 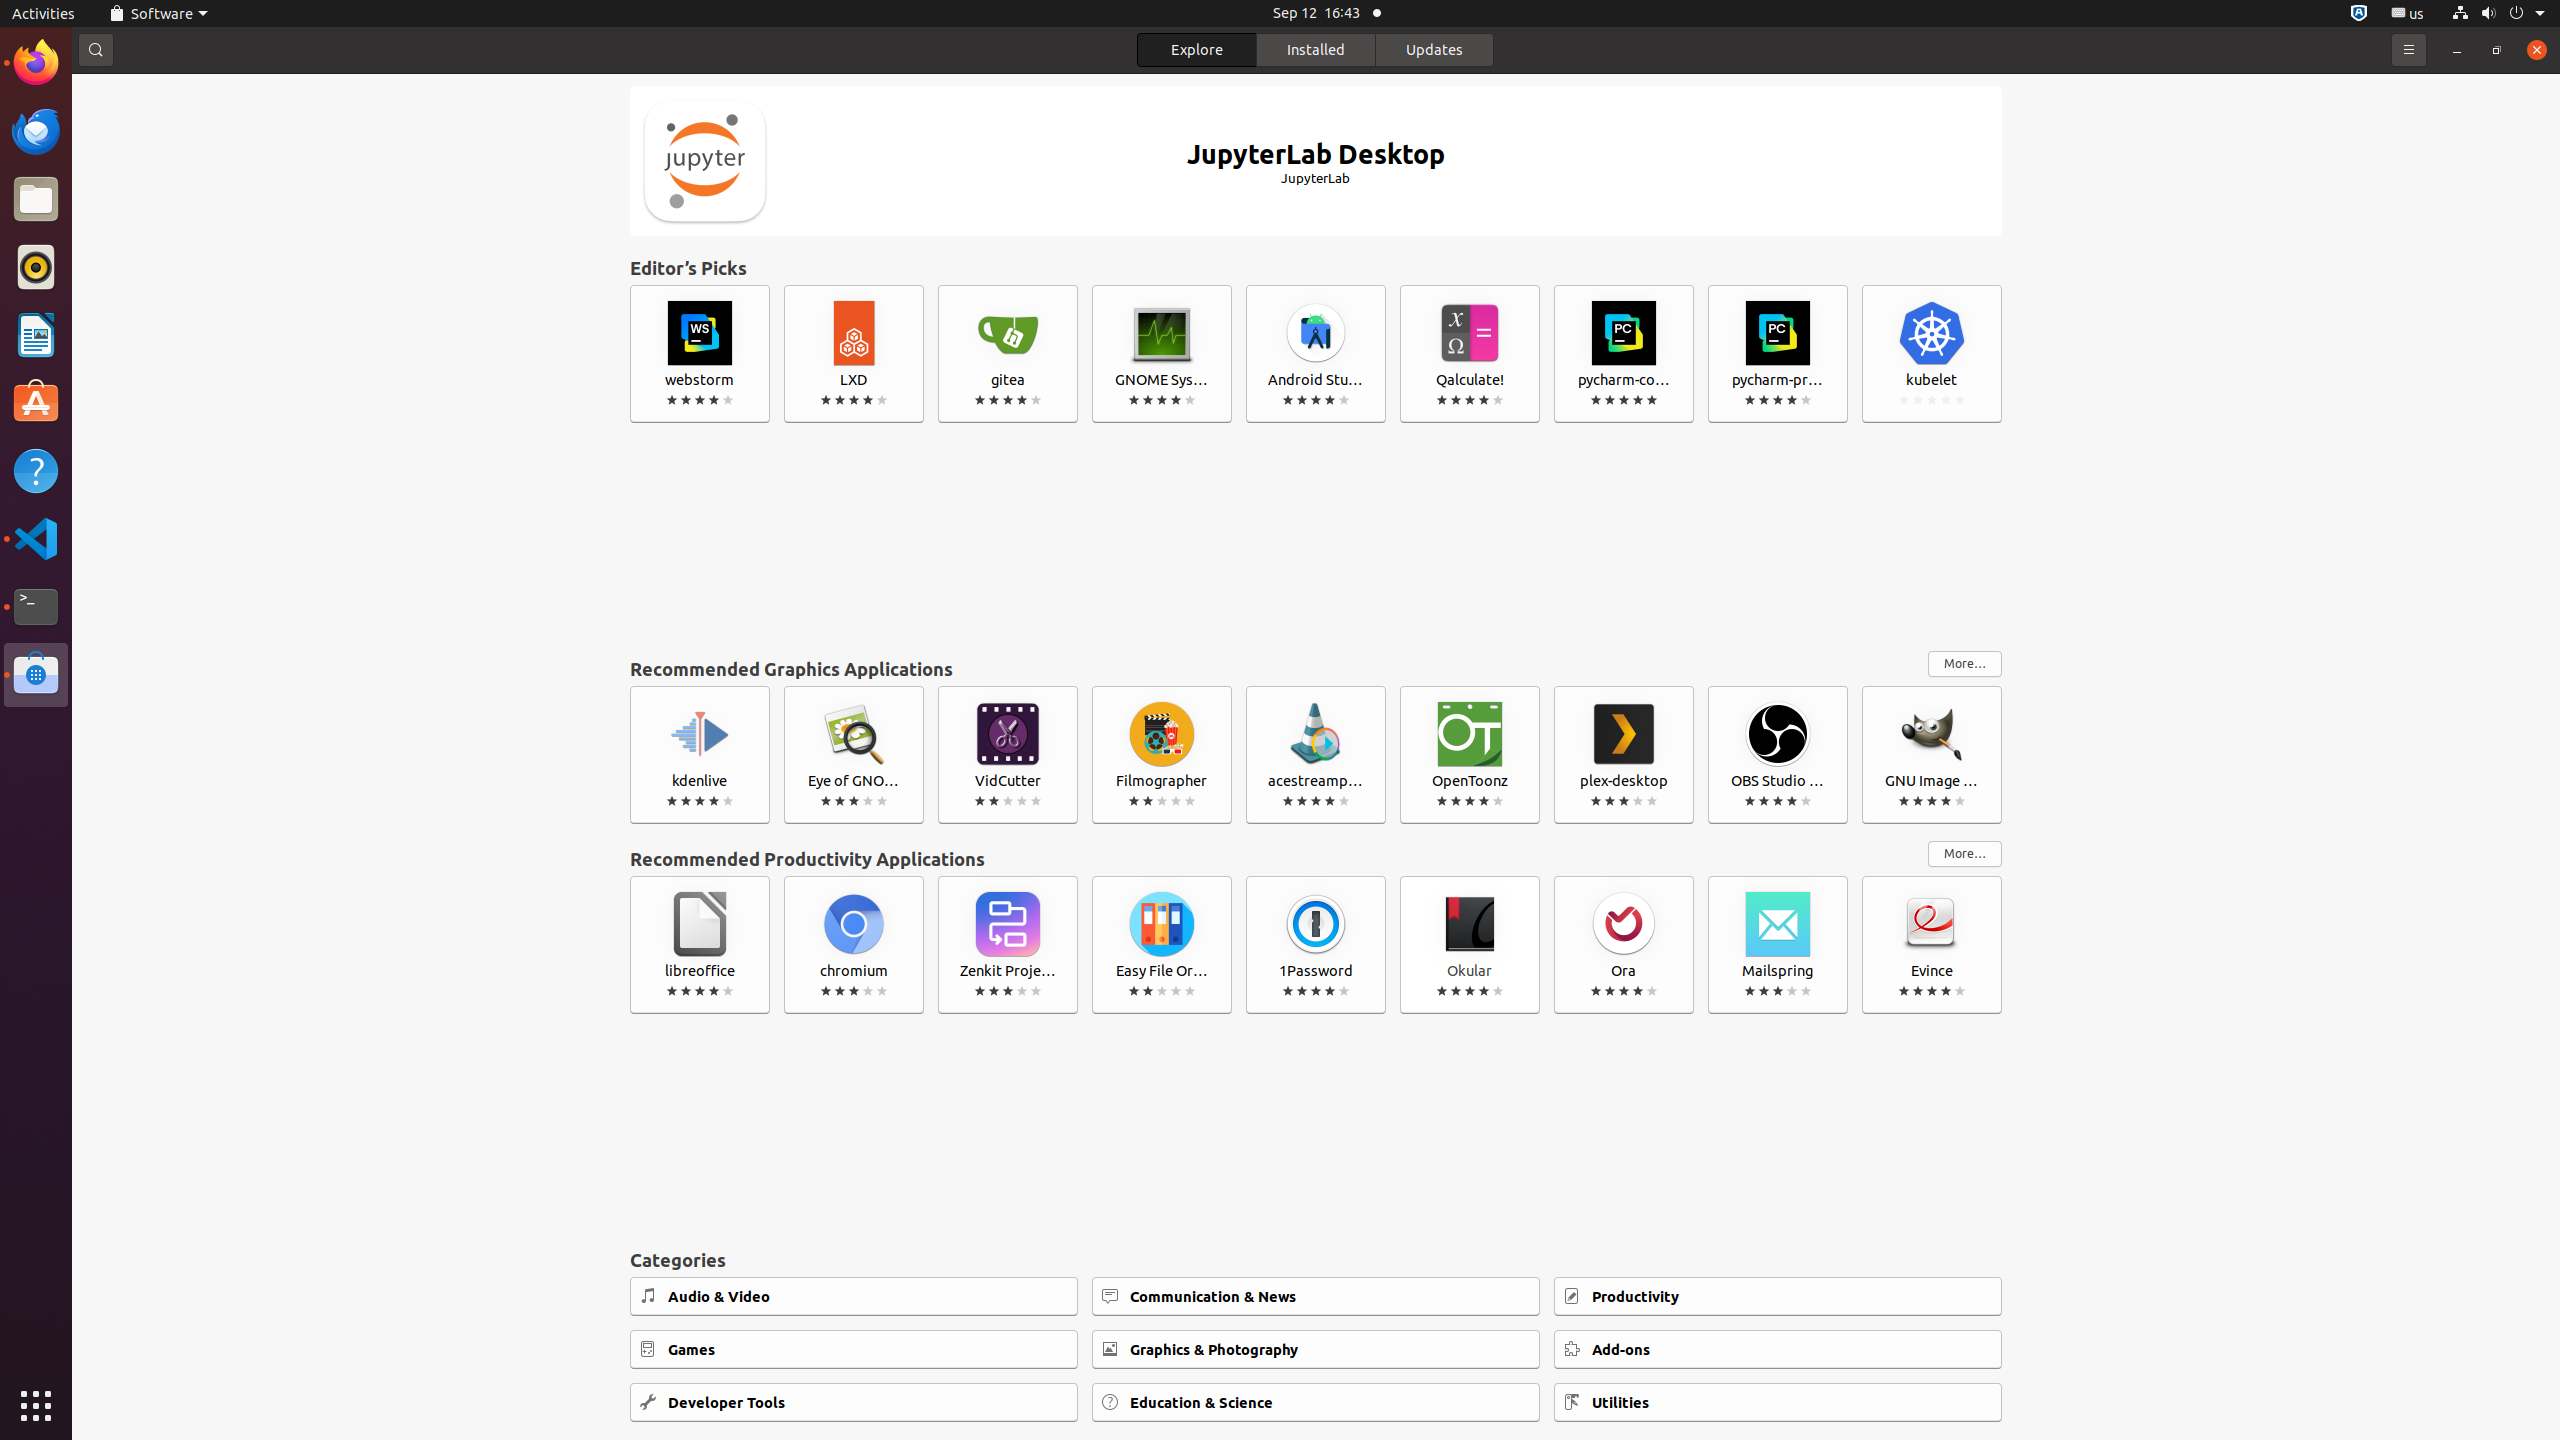 I want to click on 'GNOME System Monitor', so click(x=1161, y=352).